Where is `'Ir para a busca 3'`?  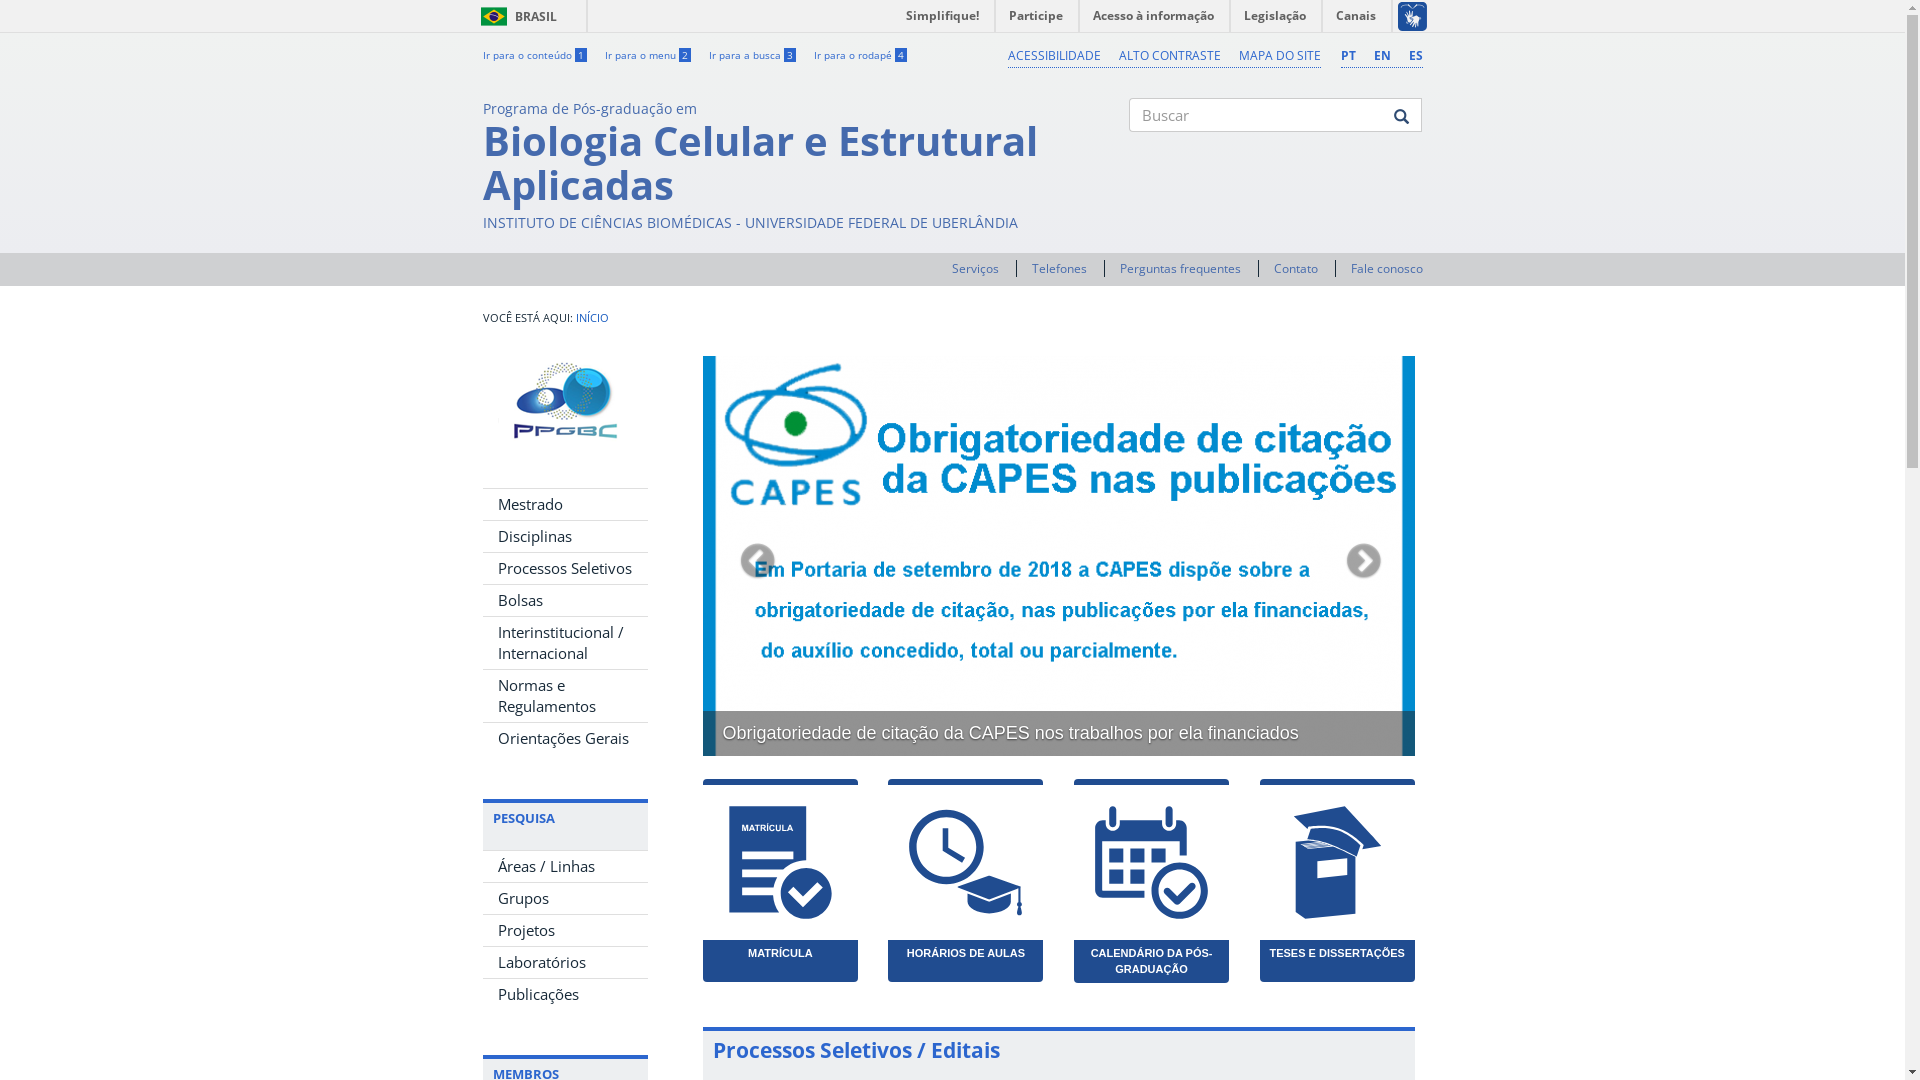
'Ir para a busca 3' is located at coordinates (750, 53).